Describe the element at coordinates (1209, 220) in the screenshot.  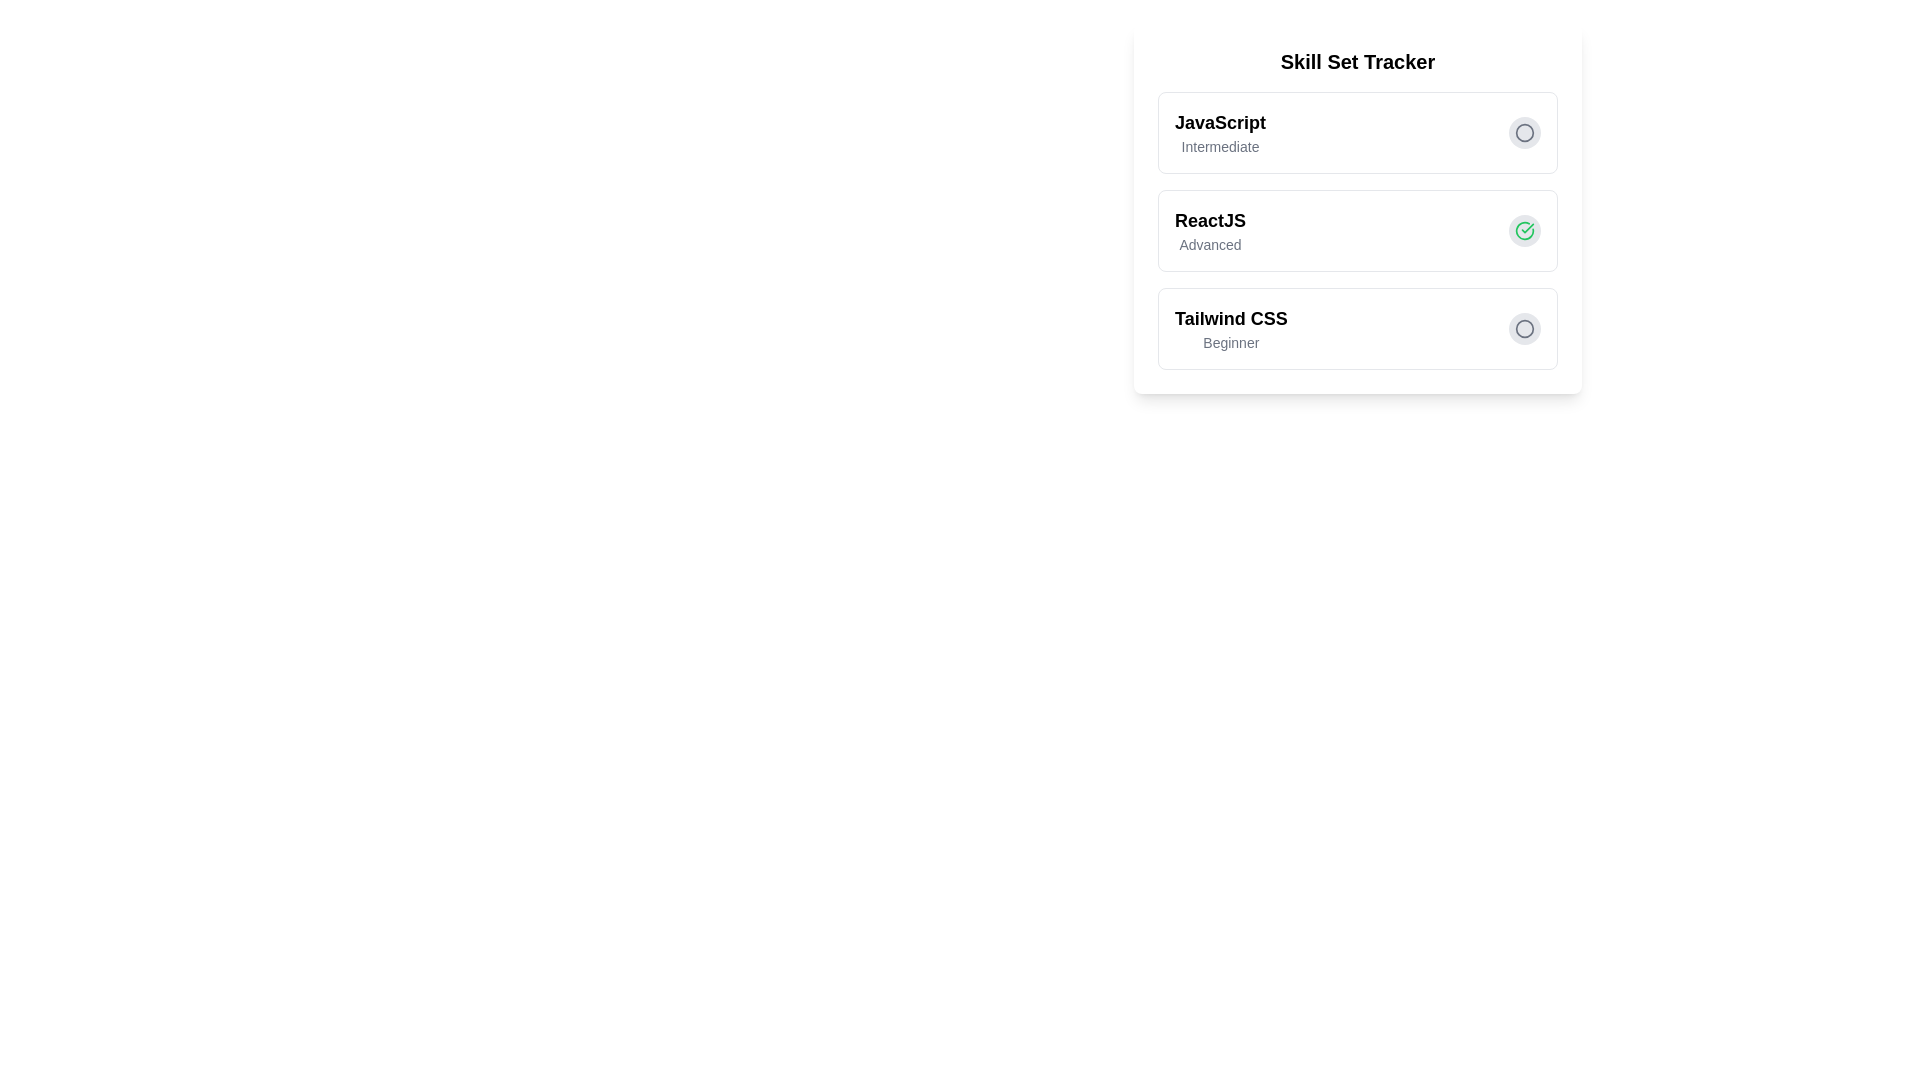
I see `the ReactJS skill label that indicates the skill within the skill tracking interface` at that location.